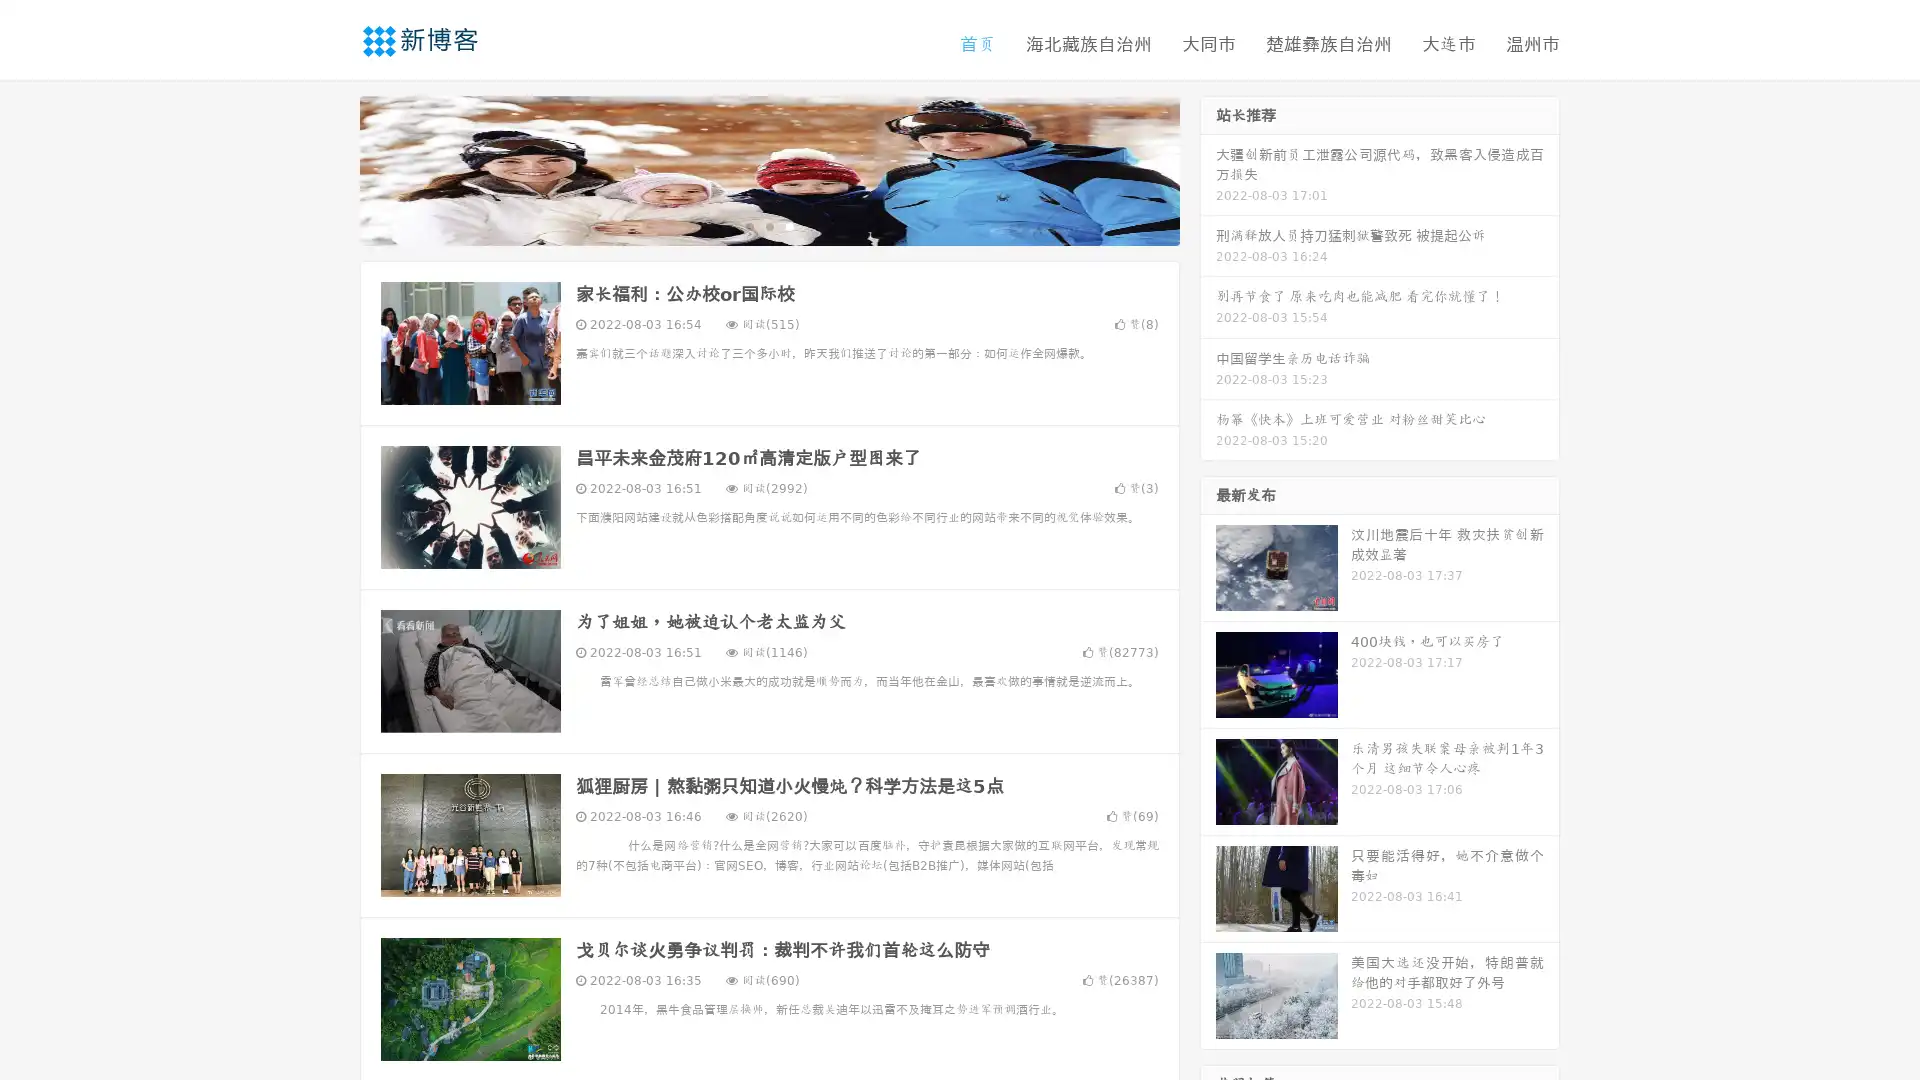 This screenshot has height=1080, width=1920. Describe the element at coordinates (789, 225) in the screenshot. I see `Go to slide 3` at that location.